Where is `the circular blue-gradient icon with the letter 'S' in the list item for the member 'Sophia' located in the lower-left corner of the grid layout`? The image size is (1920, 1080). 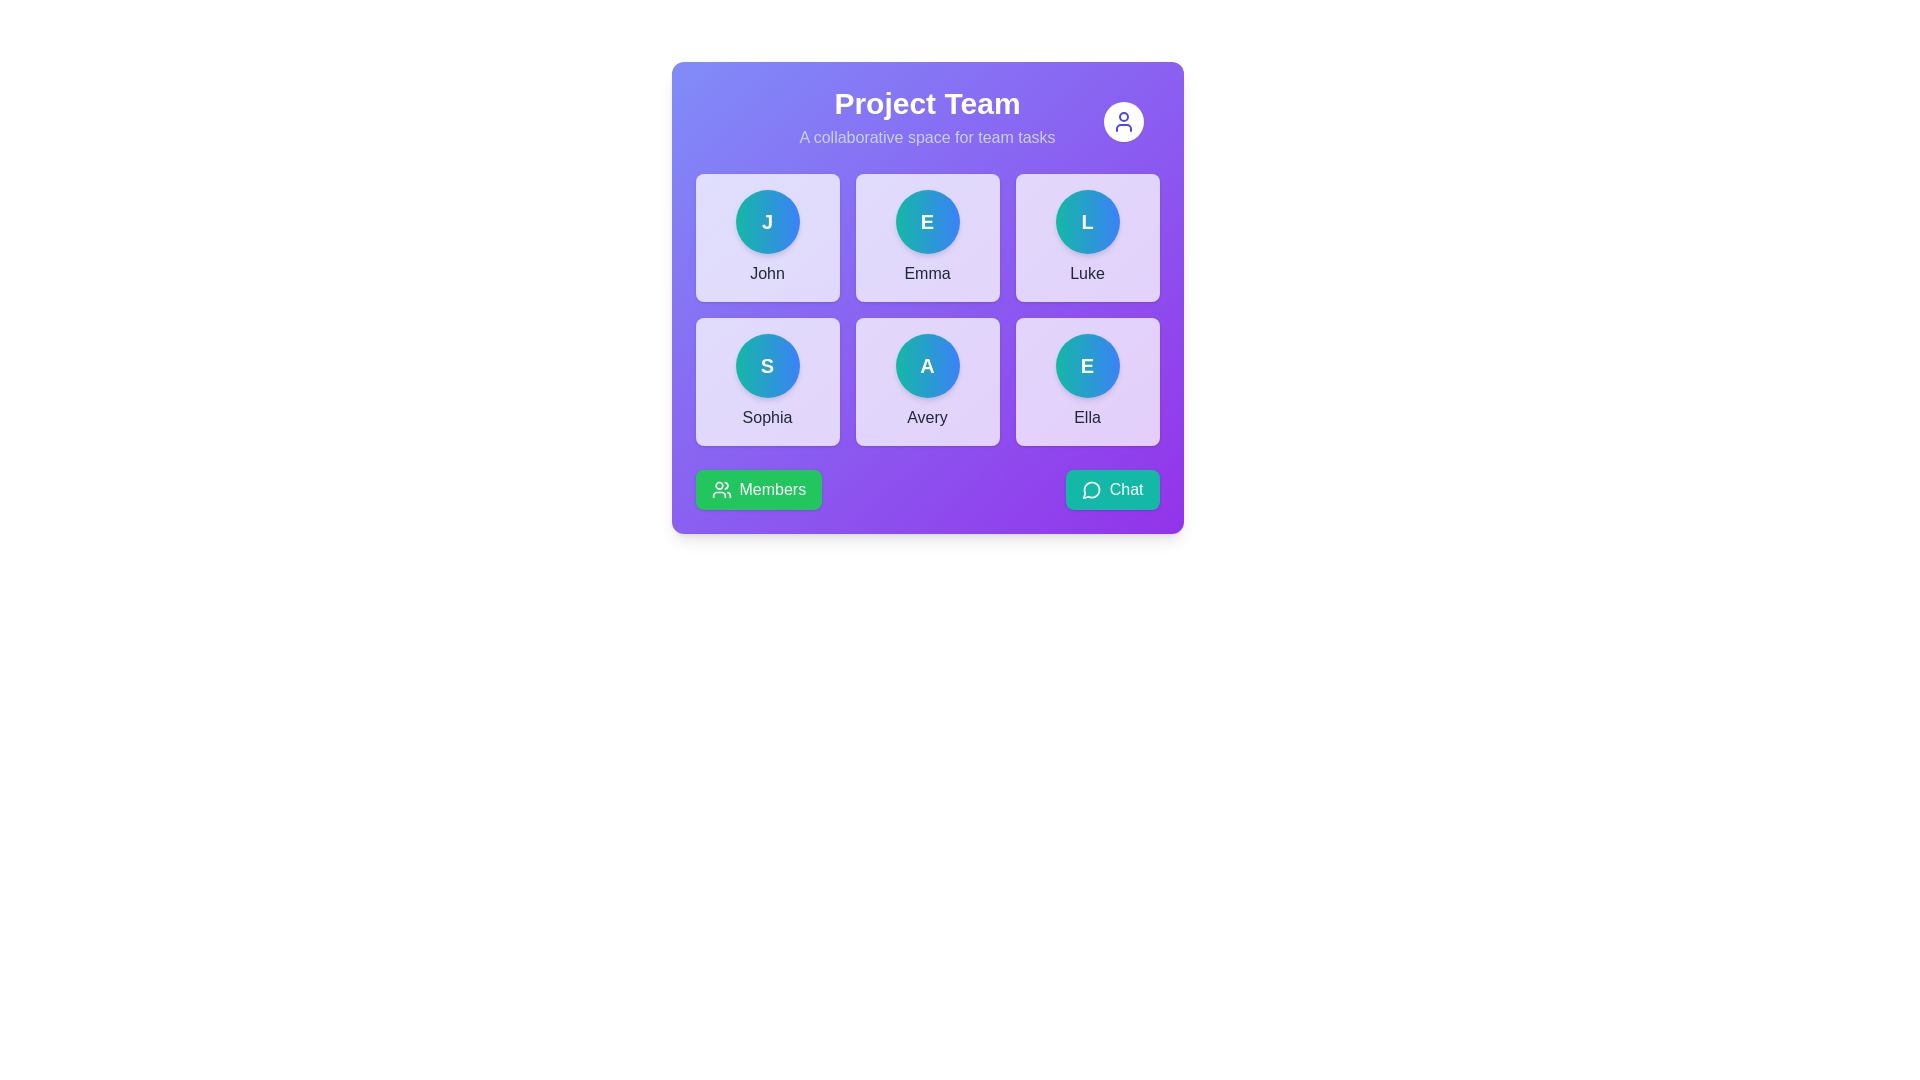
the circular blue-gradient icon with the letter 'S' in the list item for the member 'Sophia' located in the lower-left corner of the grid layout is located at coordinates (766, 381).